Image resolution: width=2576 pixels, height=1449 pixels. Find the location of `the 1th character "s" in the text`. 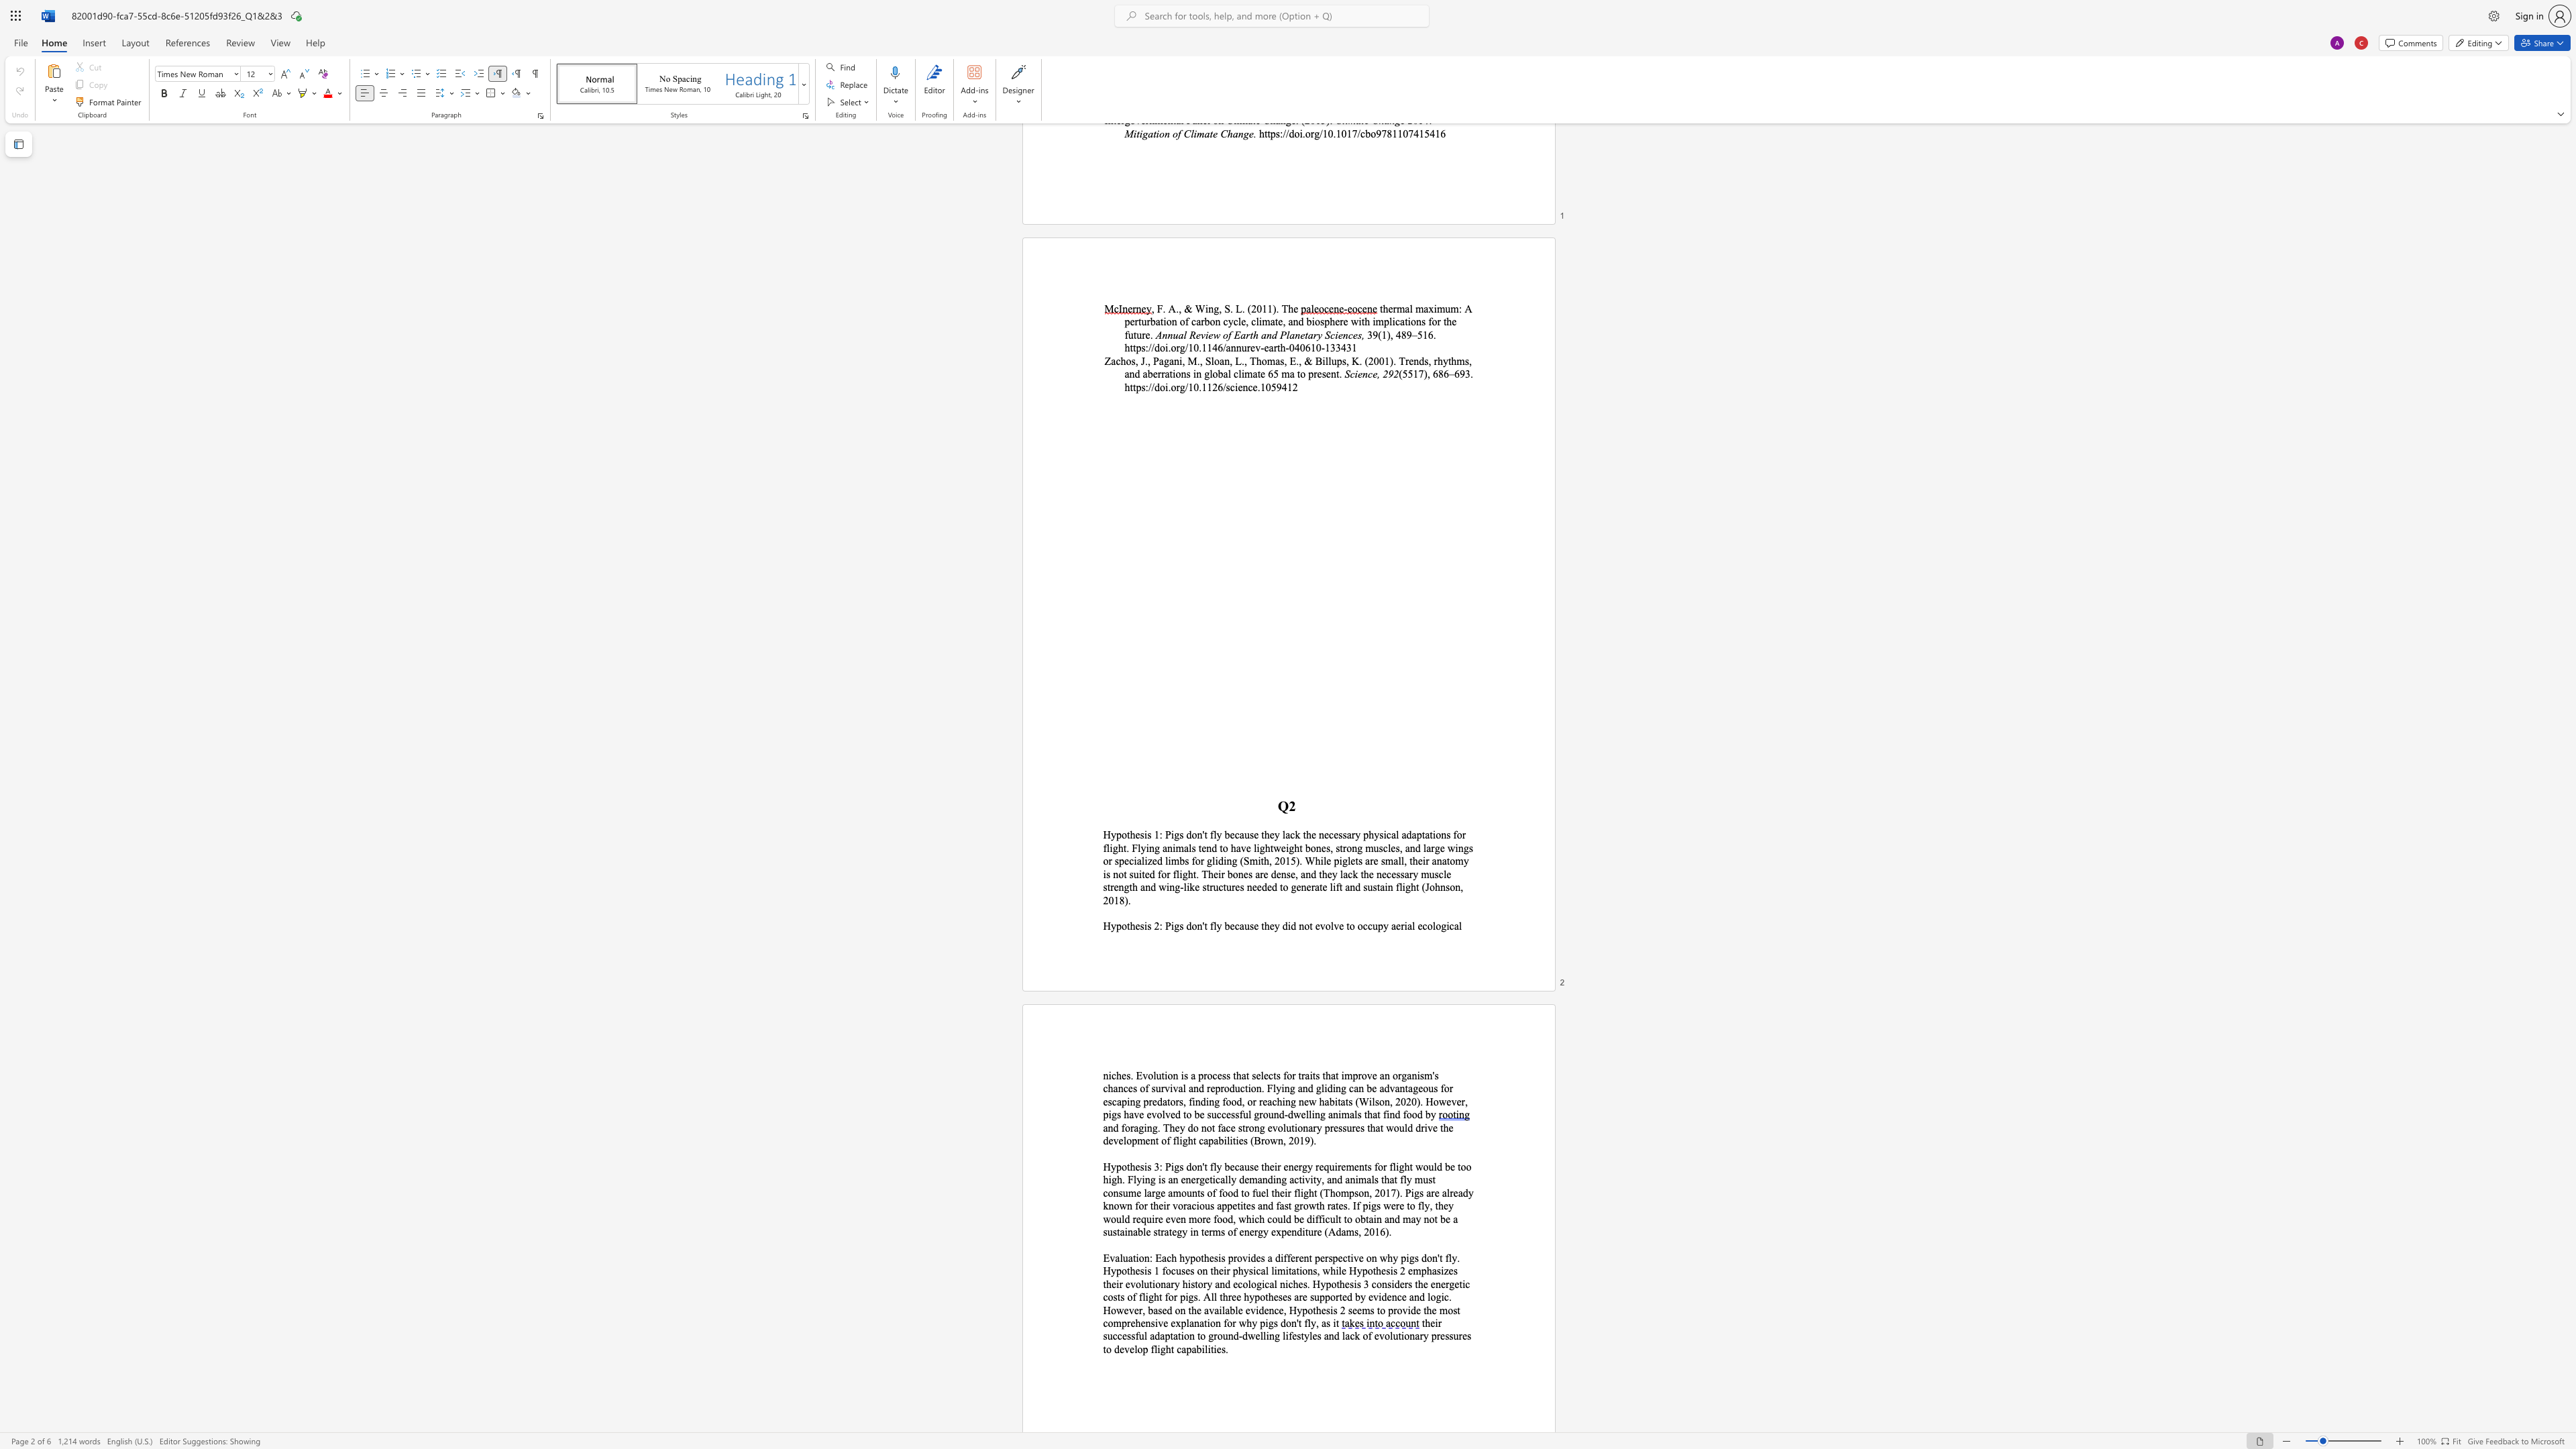

the 1th character "s" in the text is located at coordinates (1435, 1088).